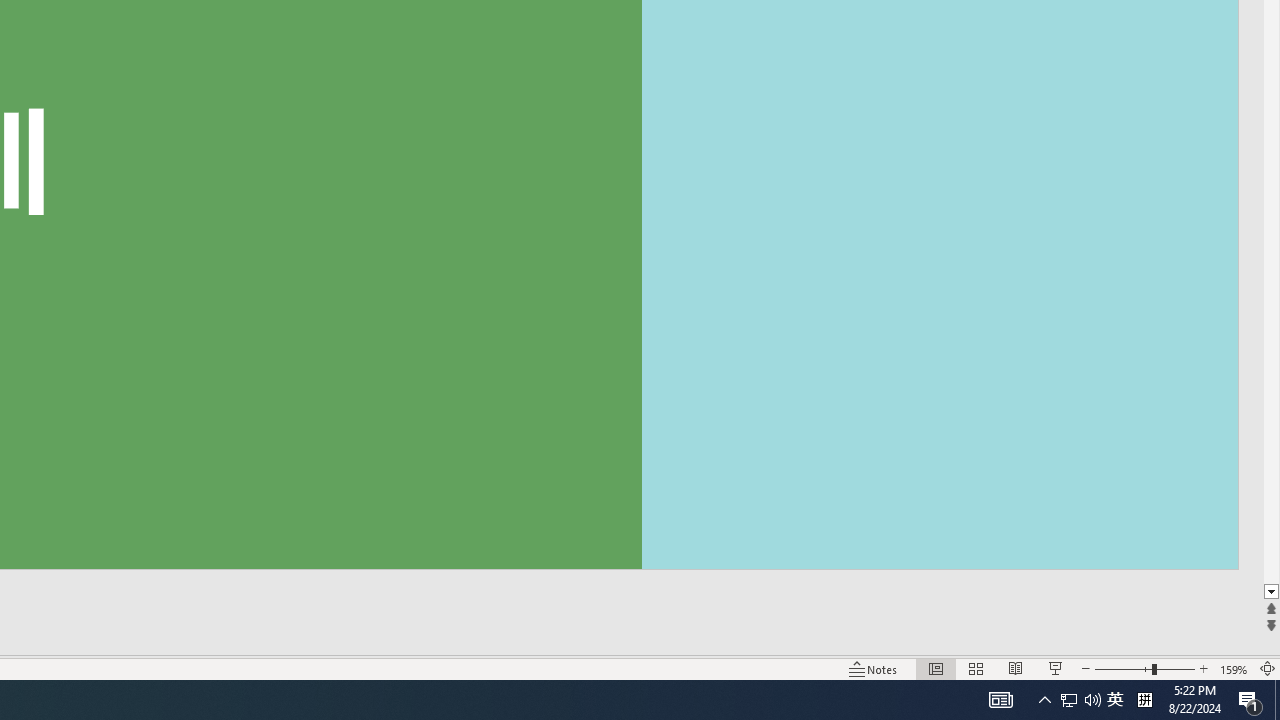 The height and width of the screenshot is (720, 1280). What do you see at coordinates (1233, 669) in the screenshot?
I see `'Zoom 159%'` at bounding box center [1233, 669].